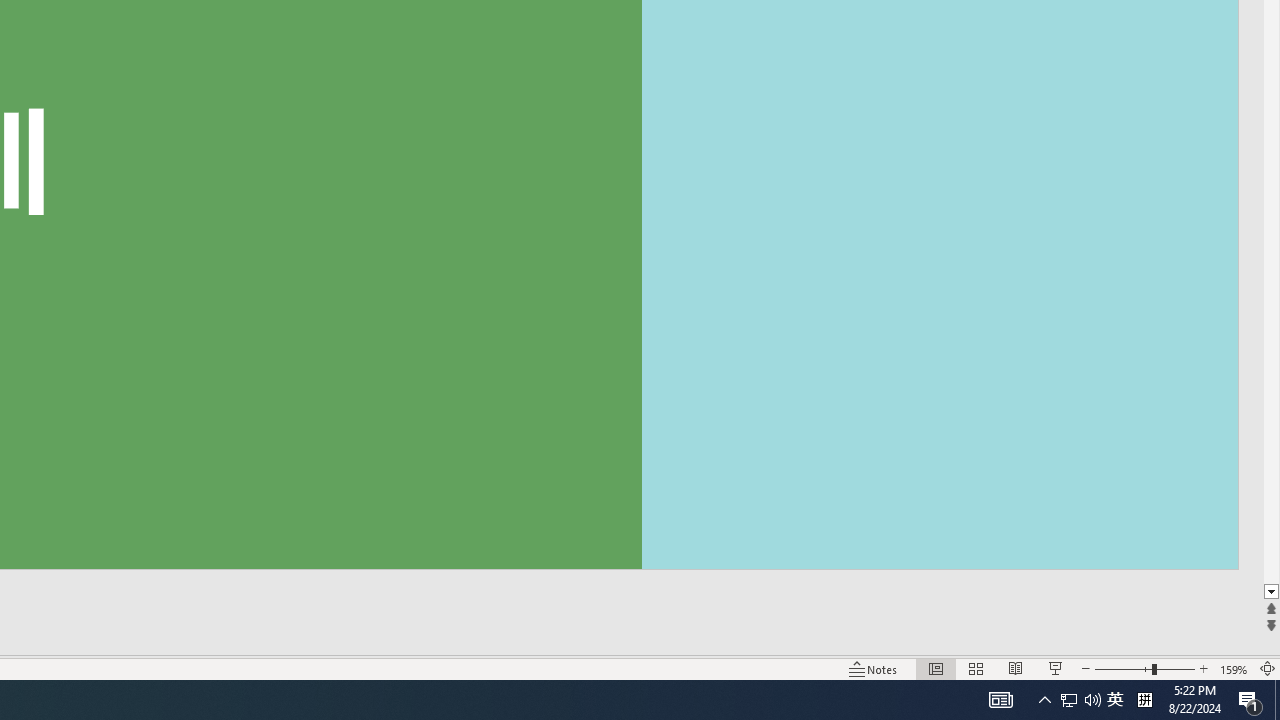 The height and width of the screenshot is (720, 1280). What do you see at coordinates (1233, 669) in the screenshot?
I see `'Zoom 159%'` at bounding box center [1233, 669].